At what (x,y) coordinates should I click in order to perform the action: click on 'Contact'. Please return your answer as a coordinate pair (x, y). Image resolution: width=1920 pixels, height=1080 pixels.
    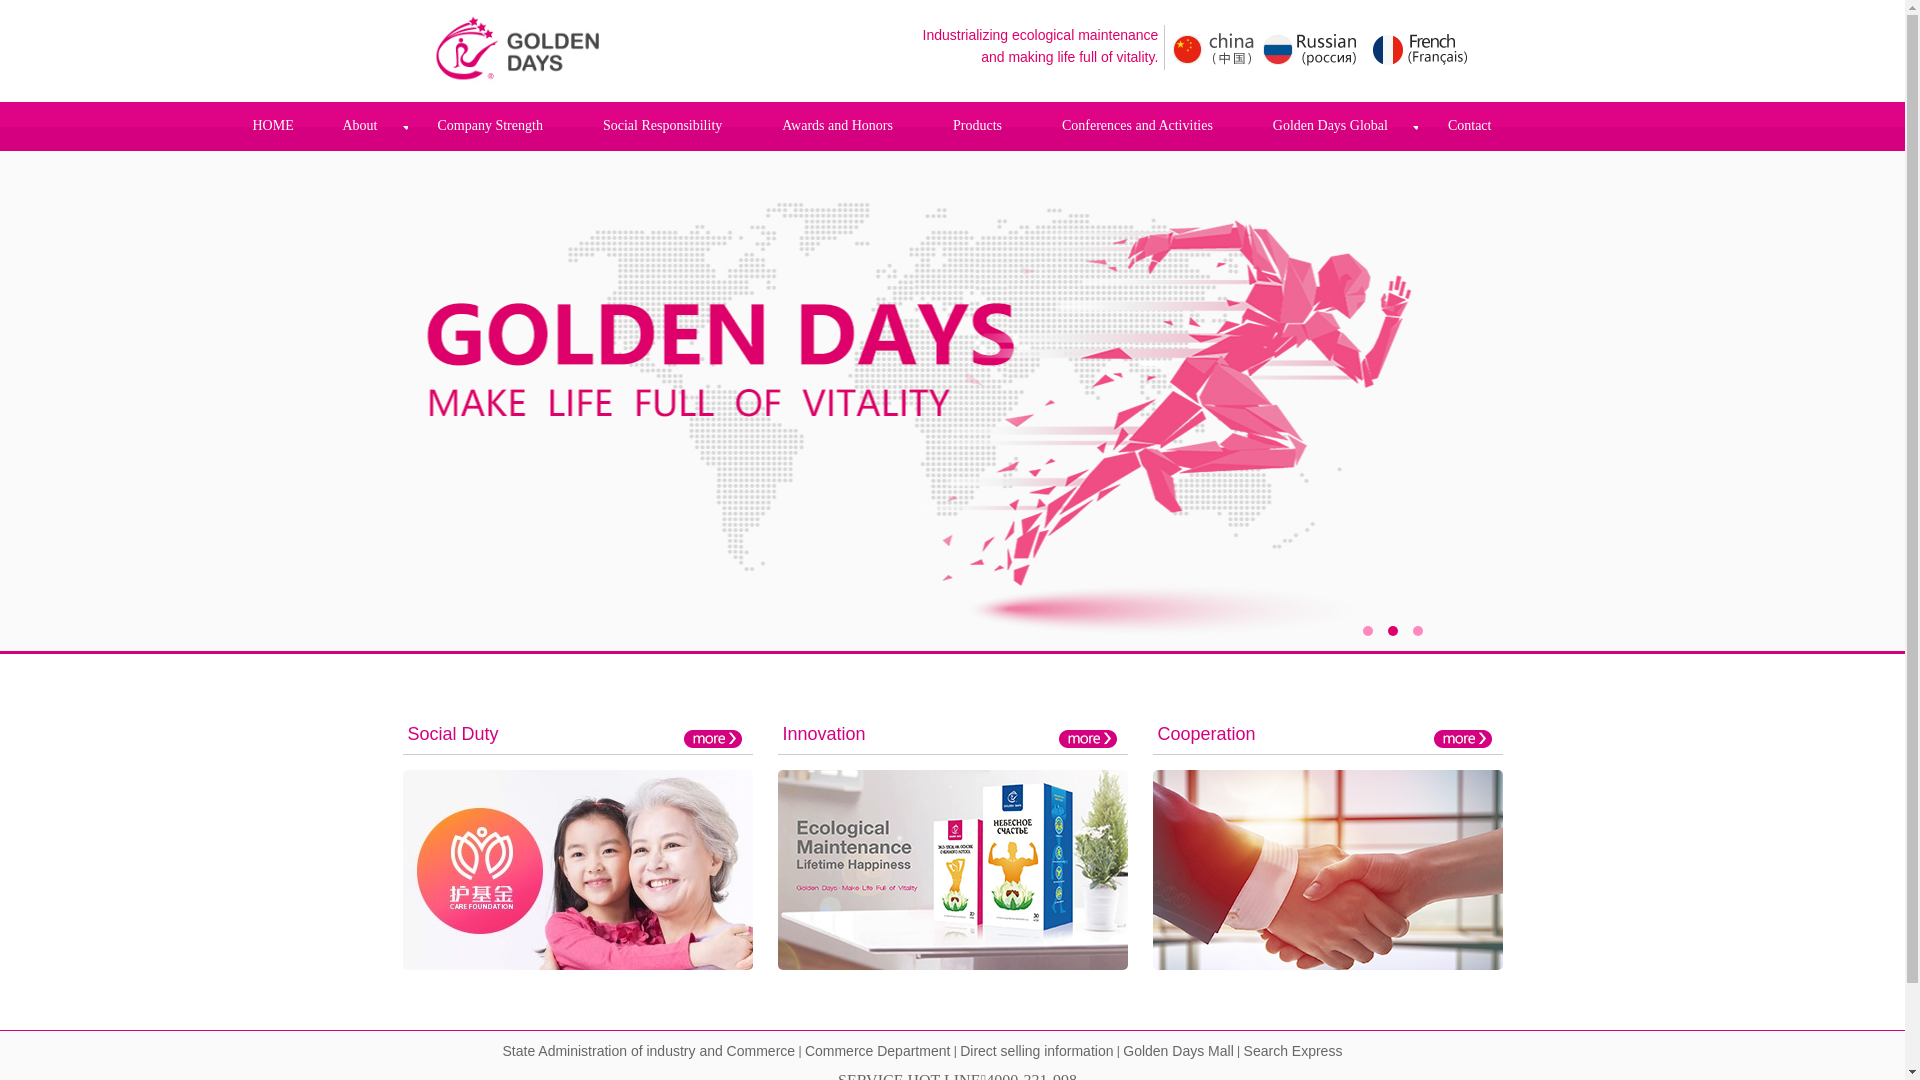
    Looking at the image, I should click on (1469, 126).